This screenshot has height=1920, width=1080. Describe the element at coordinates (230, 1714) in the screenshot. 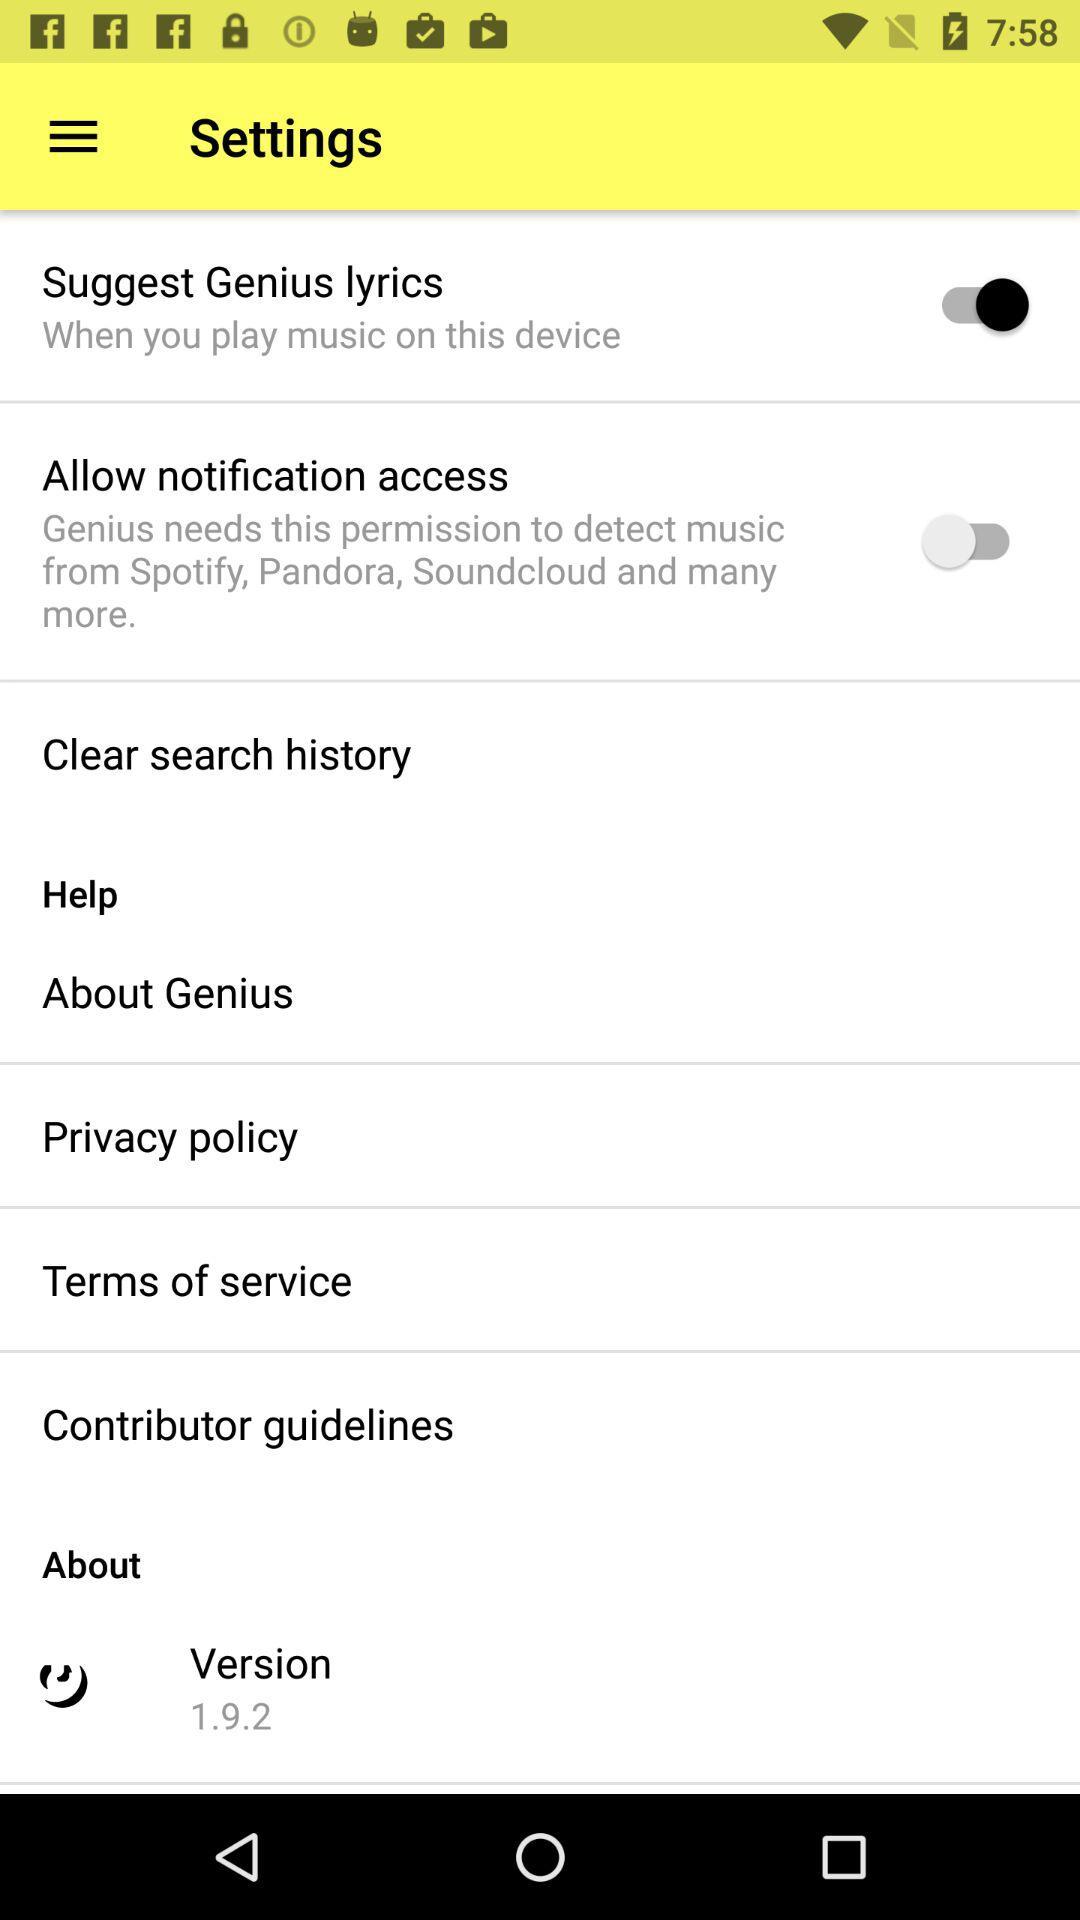

I see `1.9.2 icon` at that location.